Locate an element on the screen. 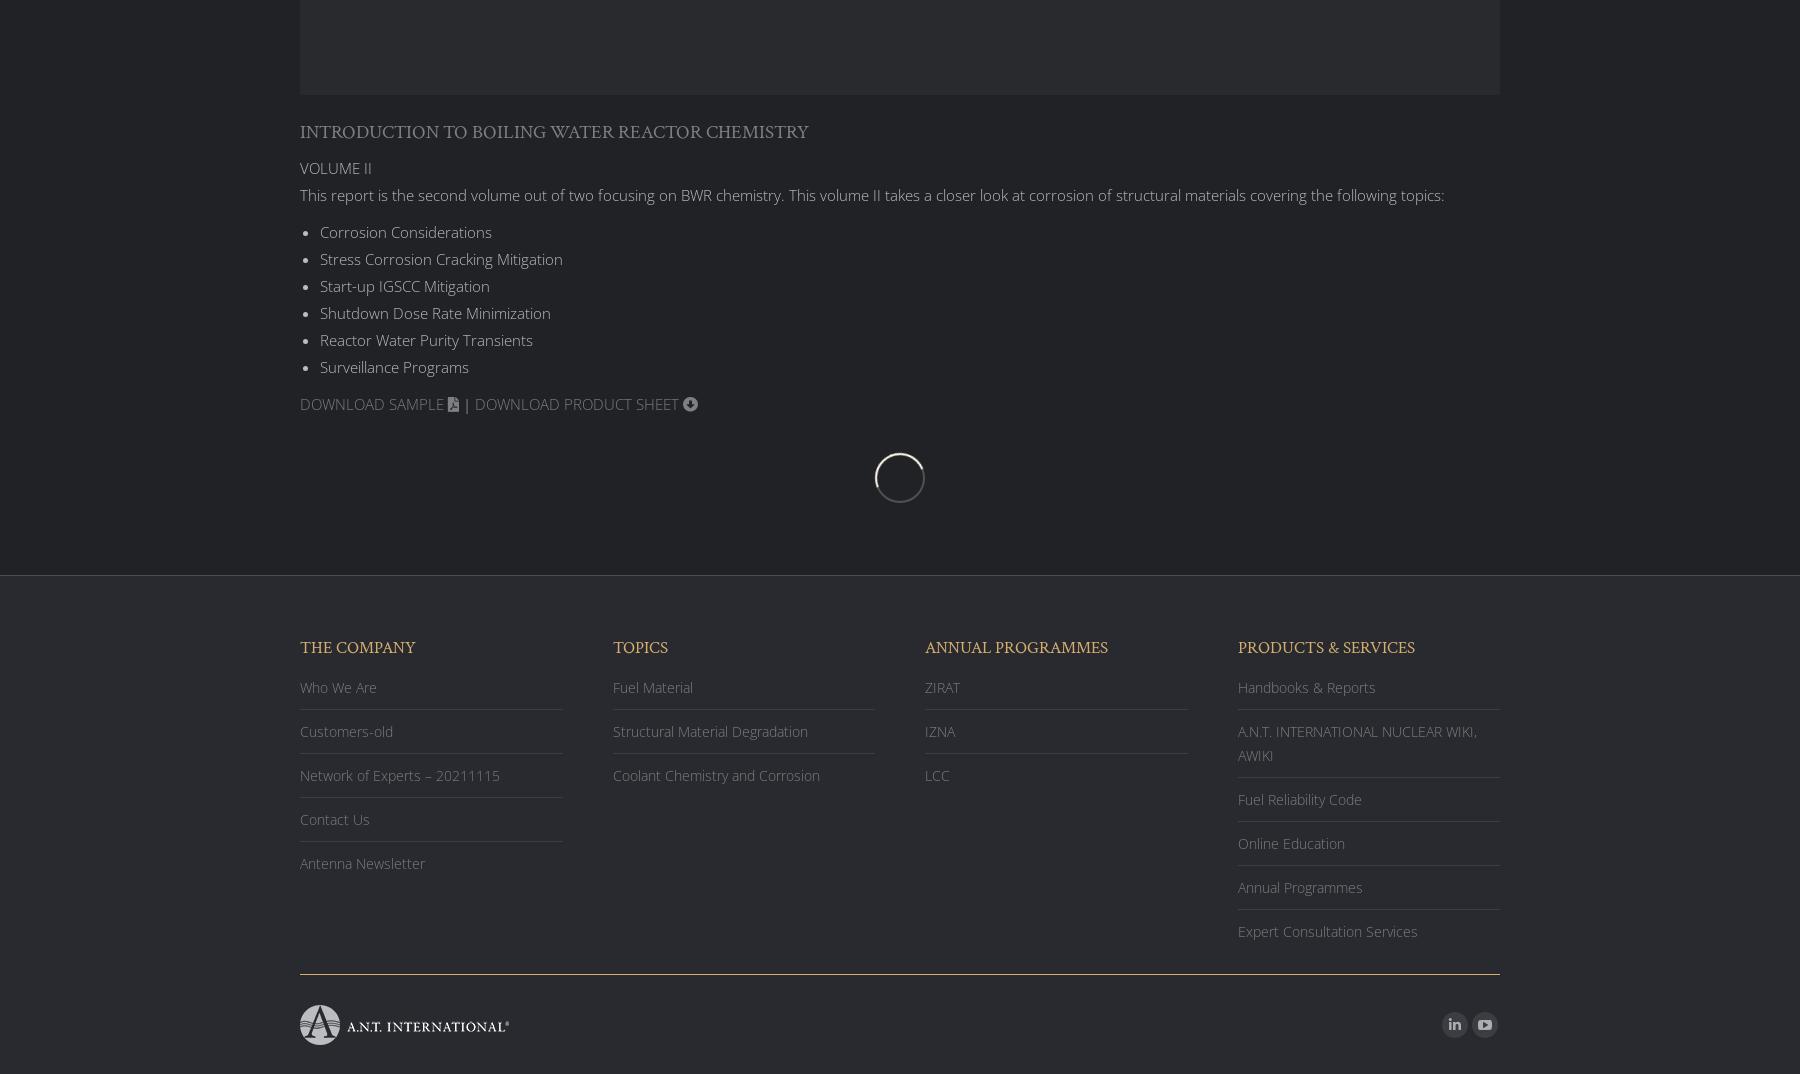 Image resolution: width=1800 pixels, height=1074 pixels. 'TOPICS' is located at coordinates (639, 645).